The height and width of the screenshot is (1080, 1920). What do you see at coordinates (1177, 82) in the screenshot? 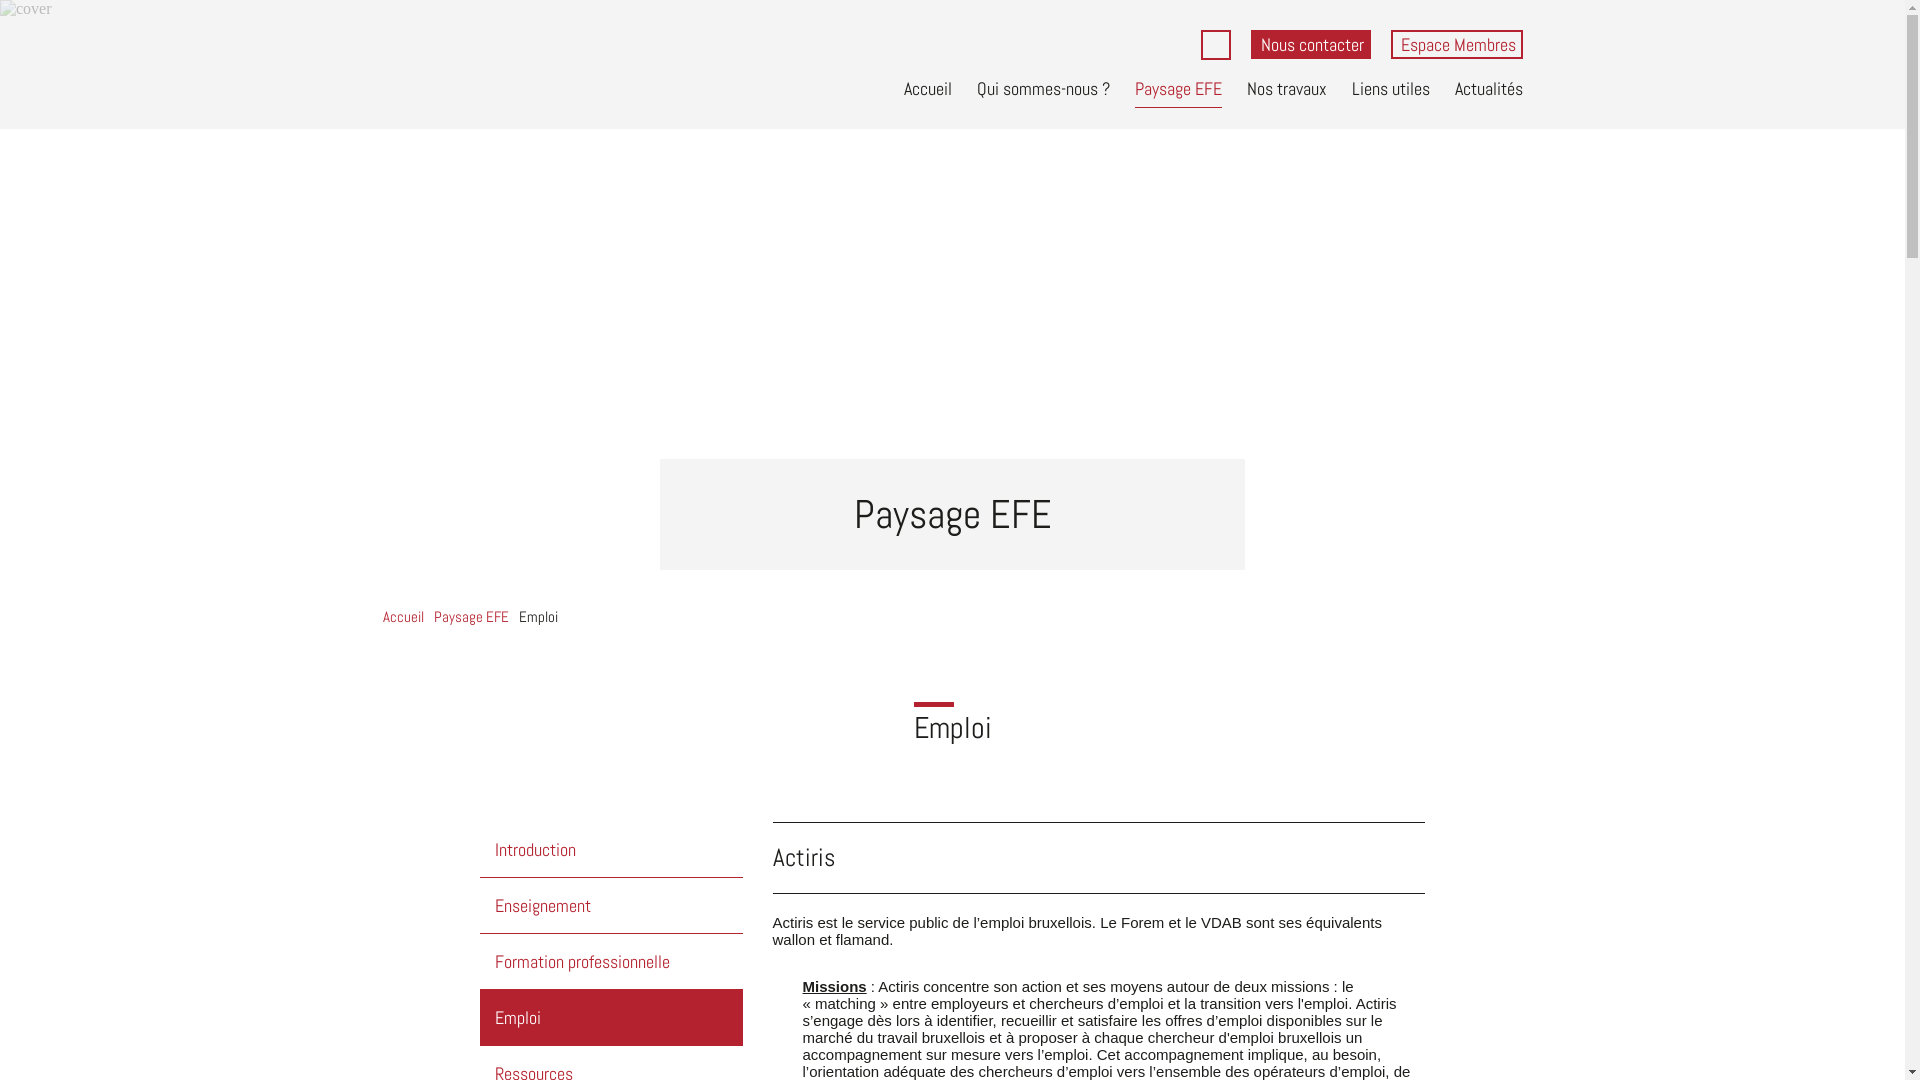
I see `'Paysage EFE'` at bounding box center [1177, 82].